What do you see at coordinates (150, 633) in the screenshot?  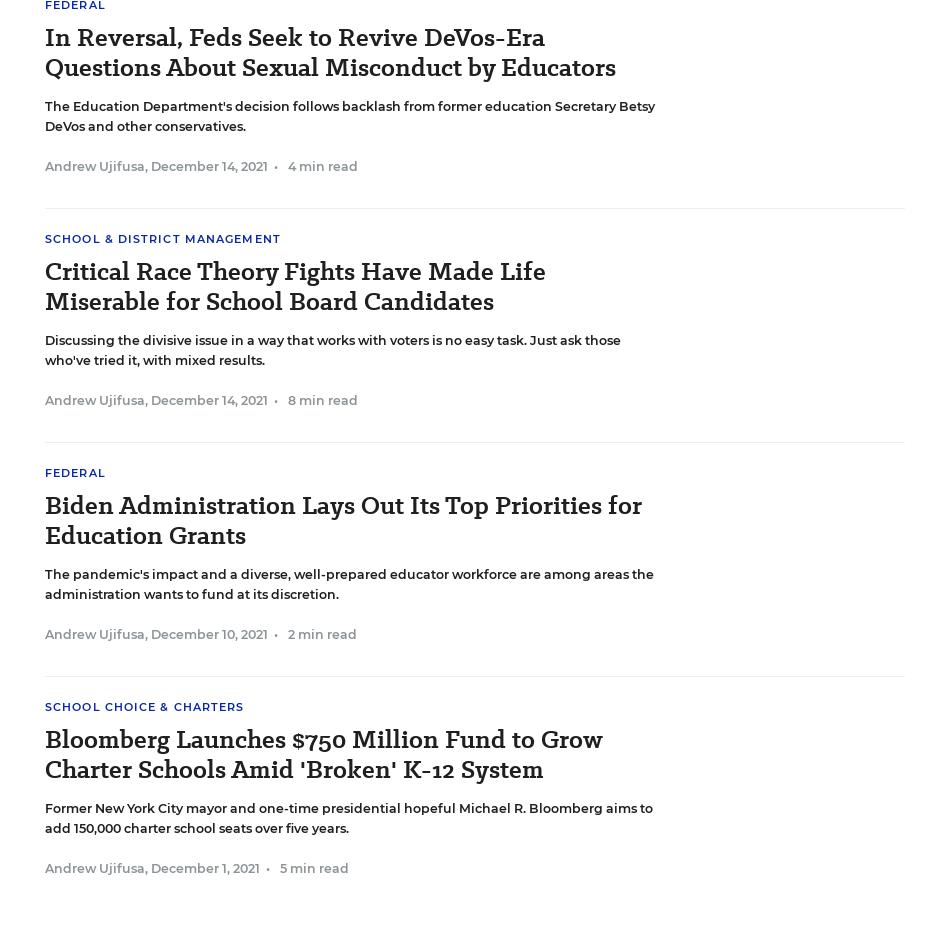 I see `'December 10, 2021'` at bounding box center [150, 633].